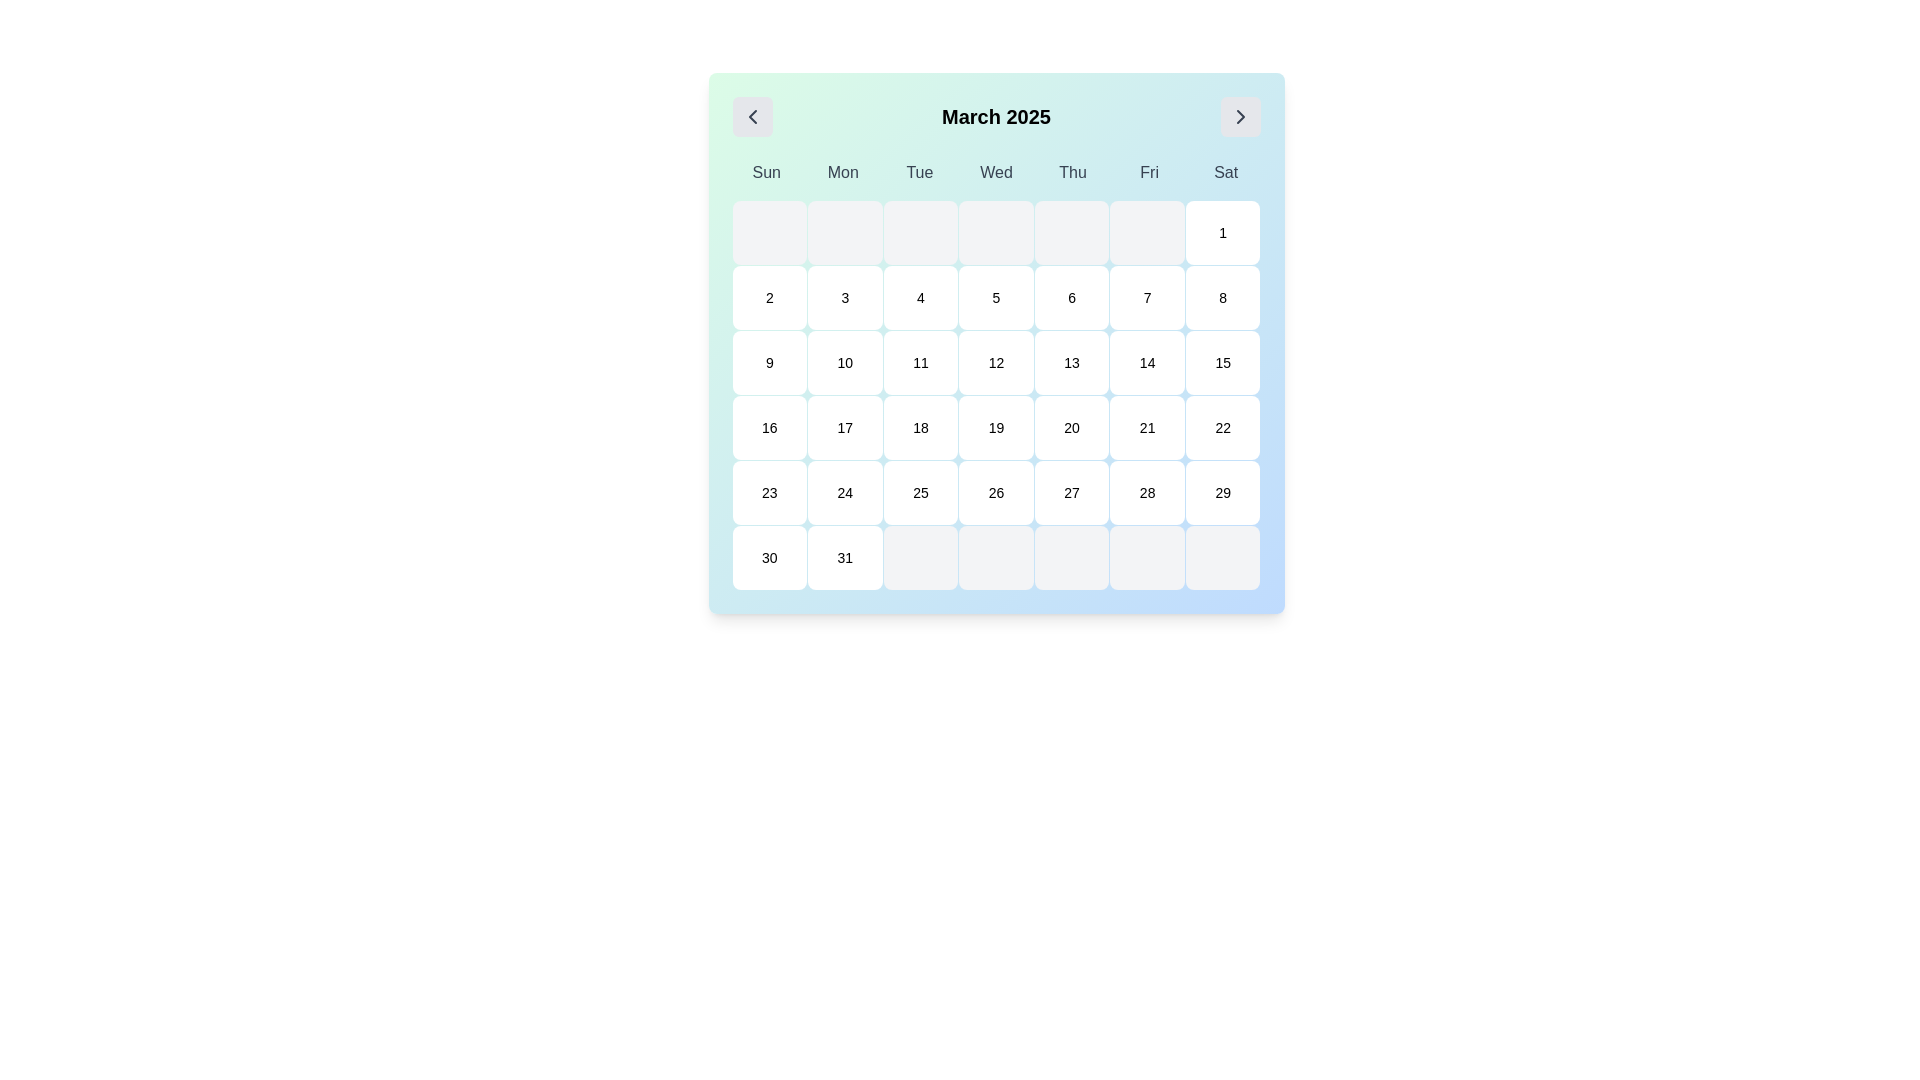  Describe the element at coordinates (1071, 427) in the screenshot. I see `the Calendar day cell displaying the text '20' in the fourth row and sixth position of the grid` at that location.